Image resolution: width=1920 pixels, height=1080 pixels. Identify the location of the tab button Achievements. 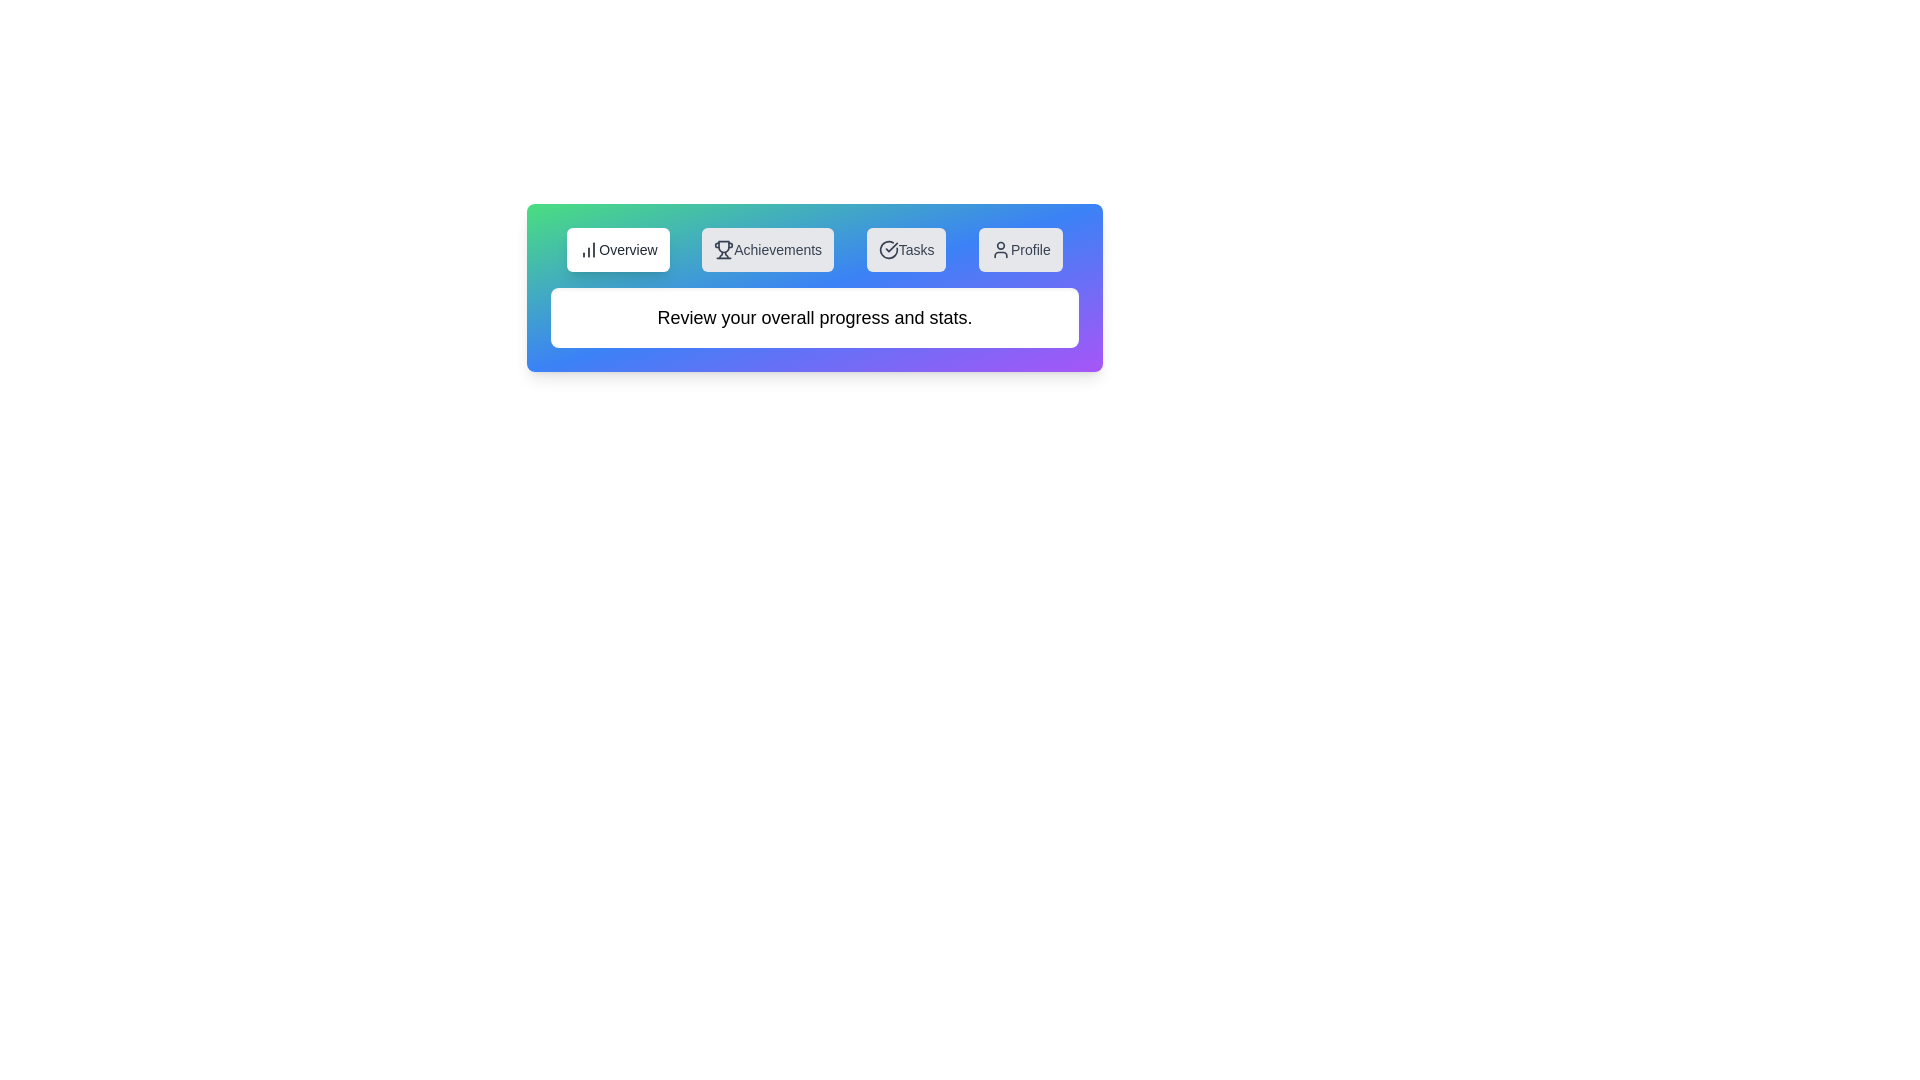
(767, 249).